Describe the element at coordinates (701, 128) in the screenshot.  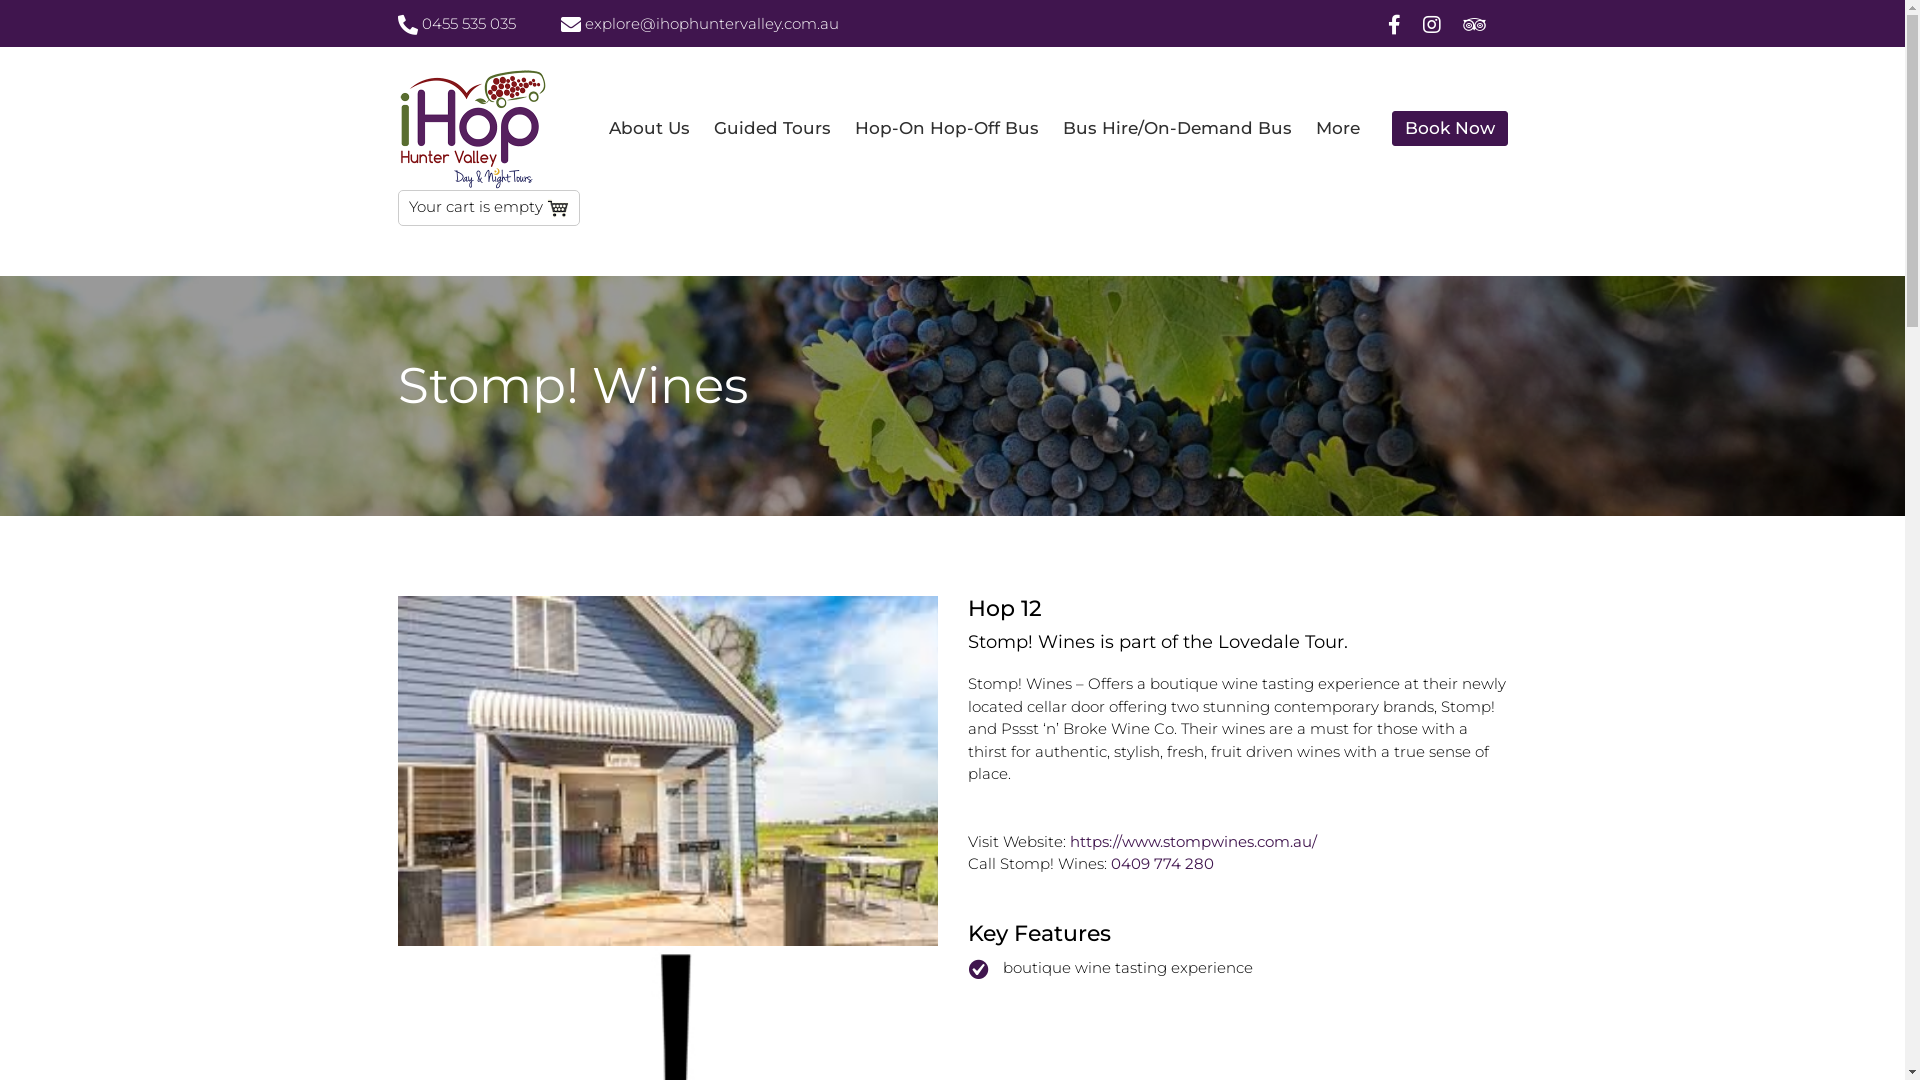
I see `'Guided Tours'` at that location.